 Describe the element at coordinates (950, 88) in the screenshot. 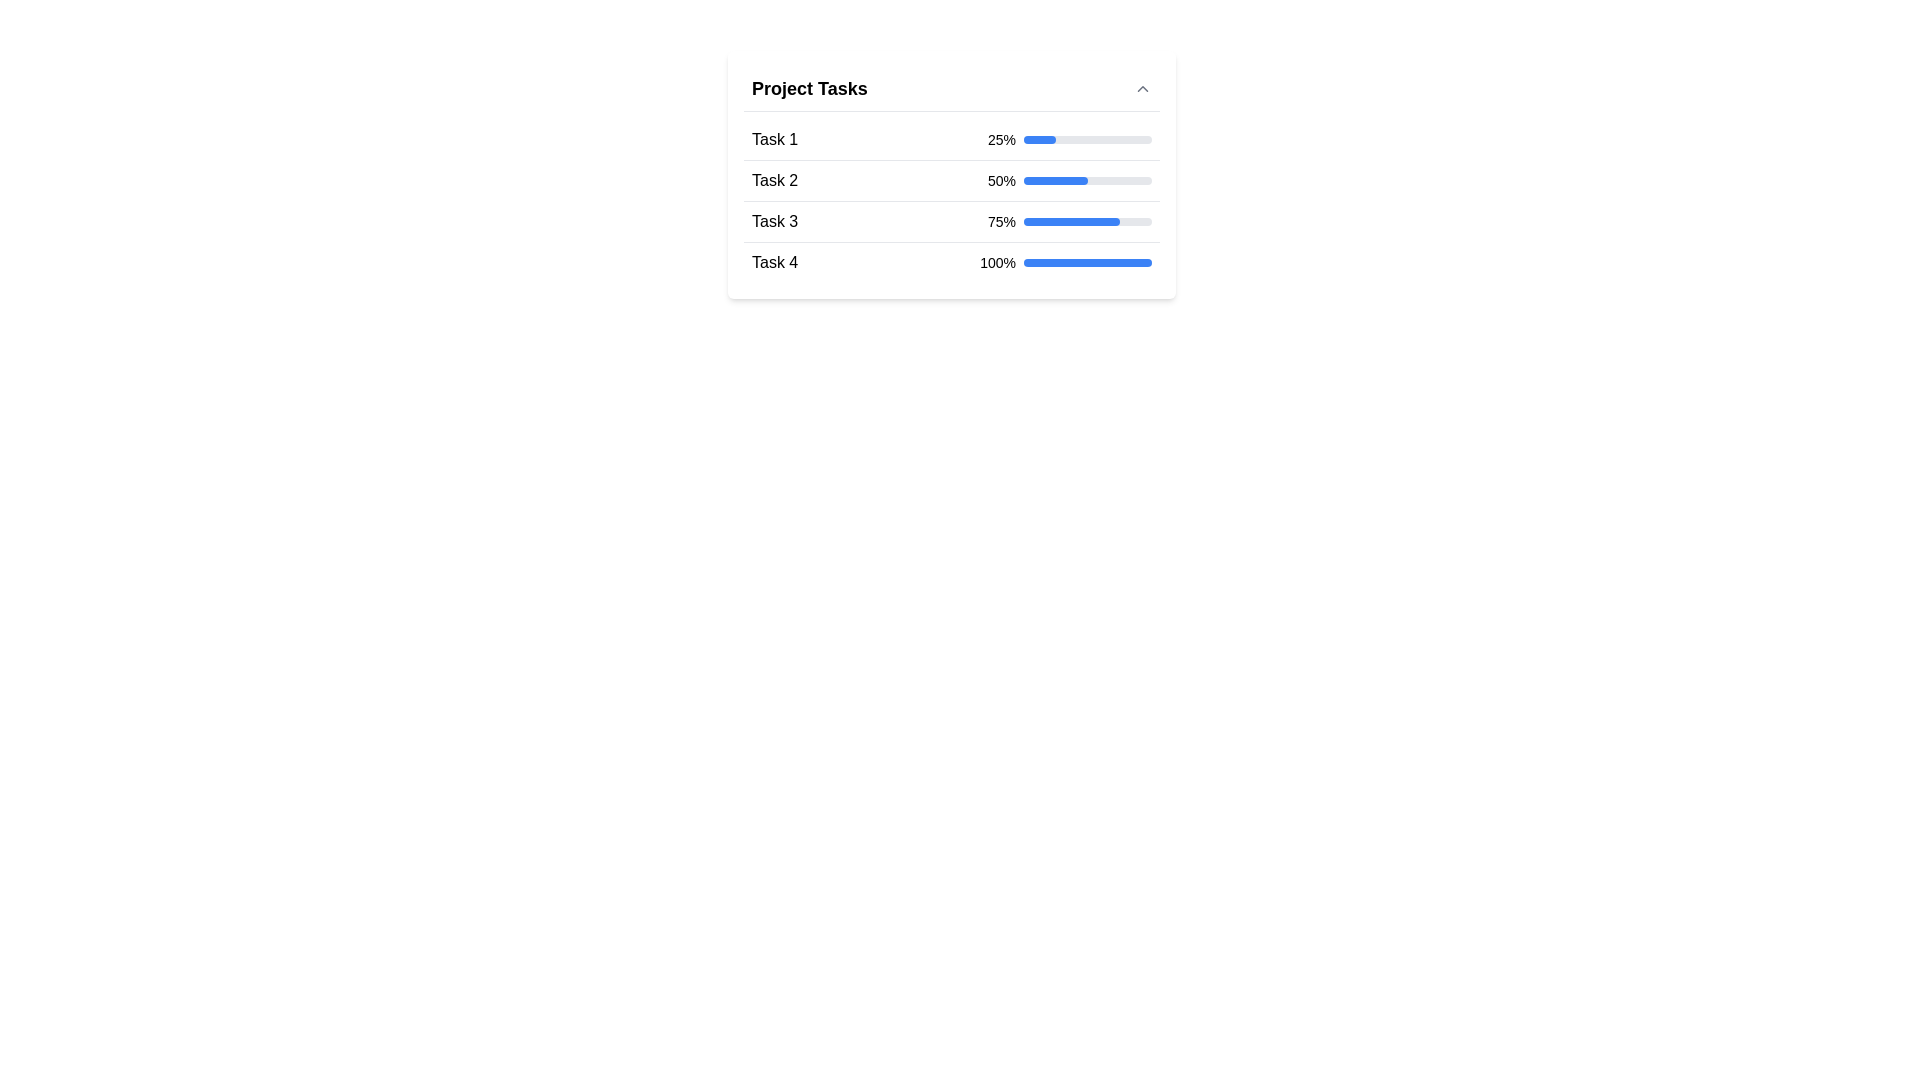

I see `the Section Header with Toggle labeled 'Project Tasks'` at that location.